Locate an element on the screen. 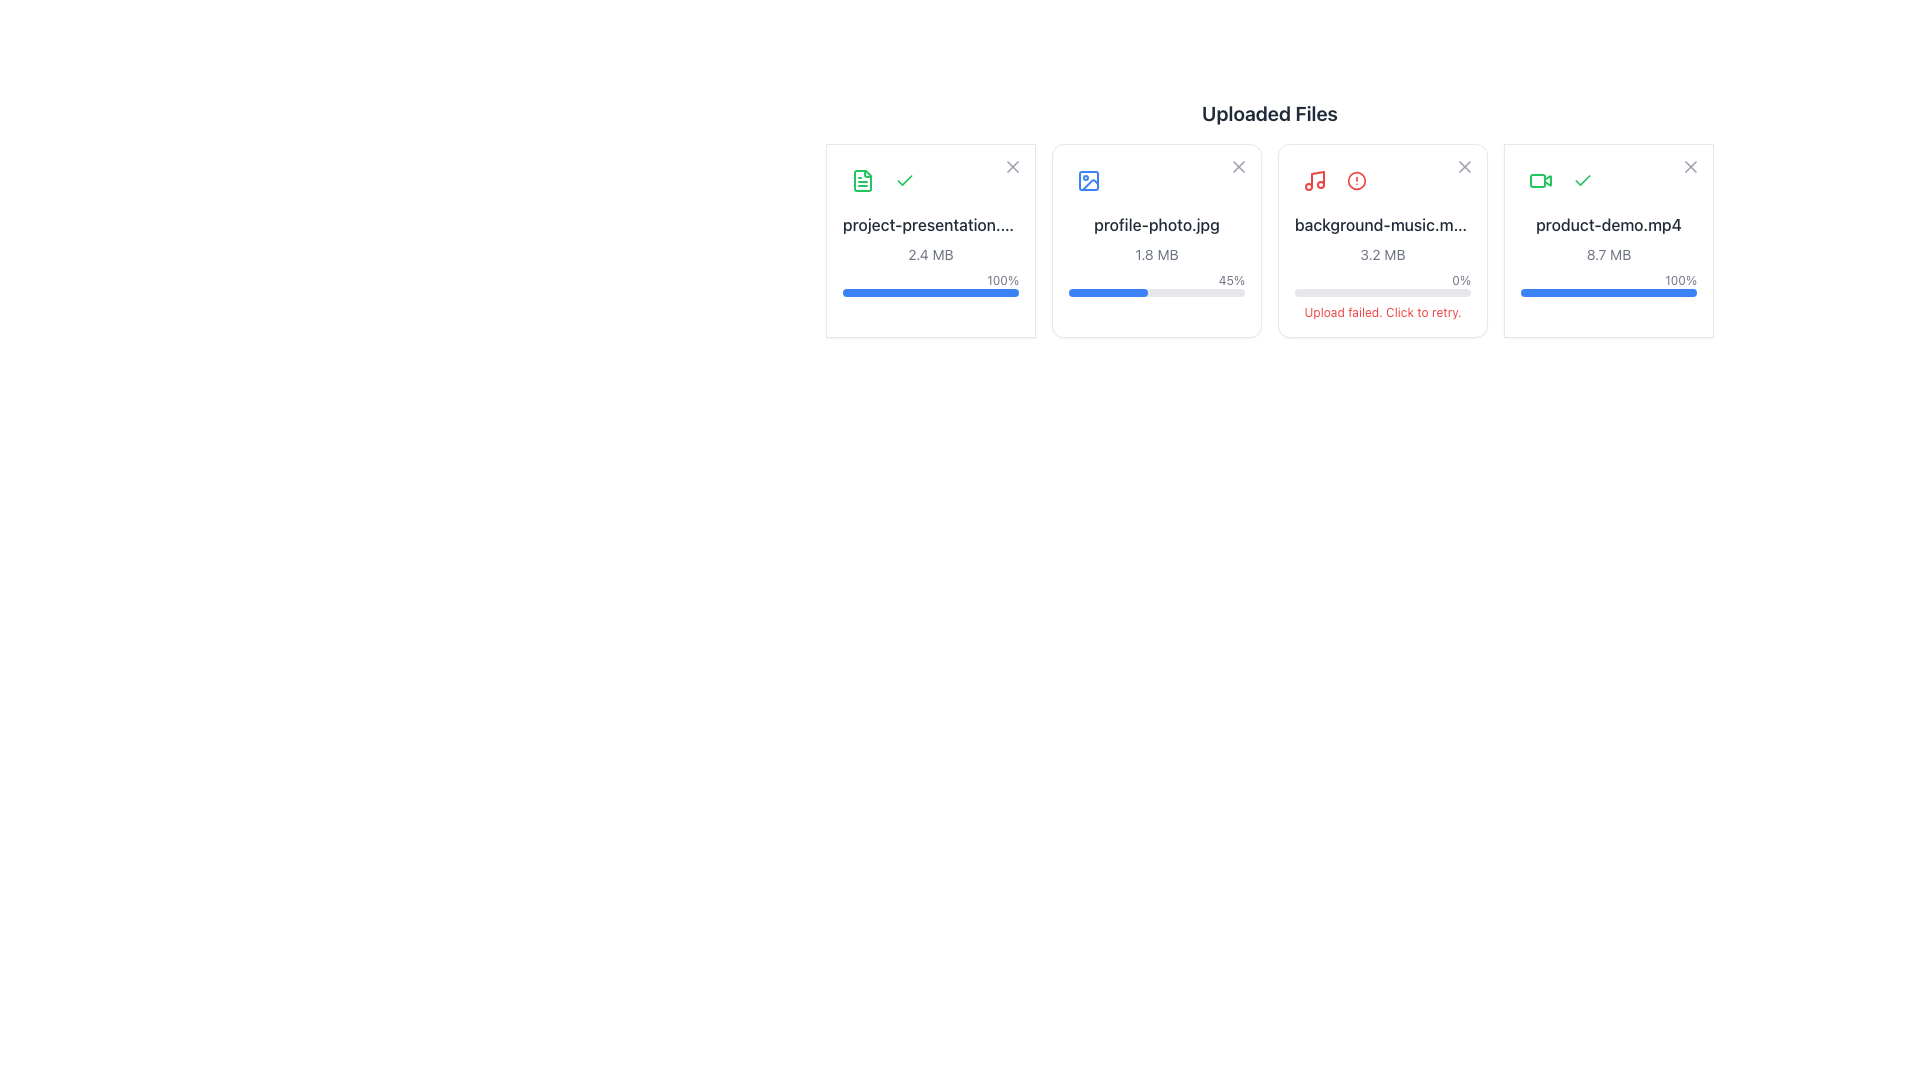 Image resolution: width=1920 pixels, height=1080 pixels. the green-colored checkmark status indicator located near the 'product-demo.mp4' card in the 'Uploaded Files' section is located at coordinates (1582, 181).